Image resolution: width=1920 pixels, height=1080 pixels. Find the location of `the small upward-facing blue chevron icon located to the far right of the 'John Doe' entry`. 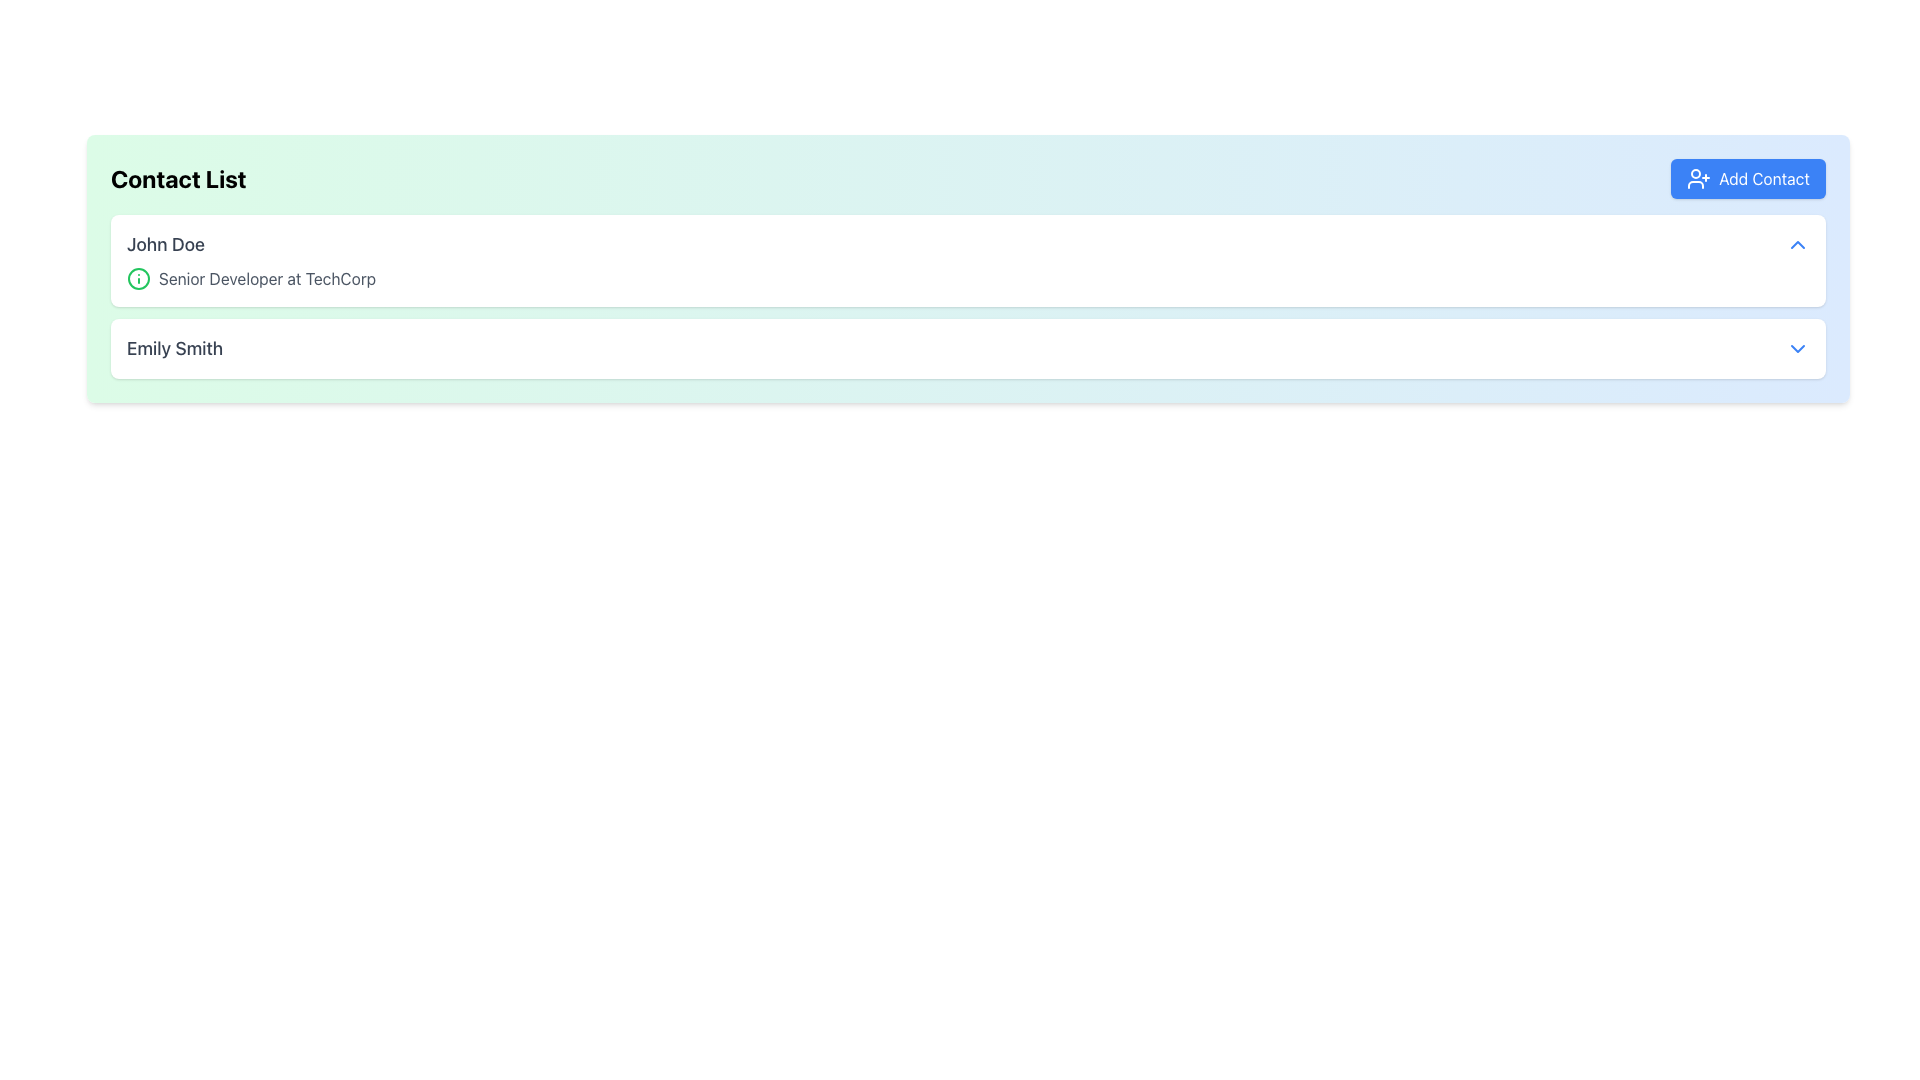

the small upward-facing blue chevron icon located to the far right of the 'John Doe' entry is located at coordinates (1798, 244).